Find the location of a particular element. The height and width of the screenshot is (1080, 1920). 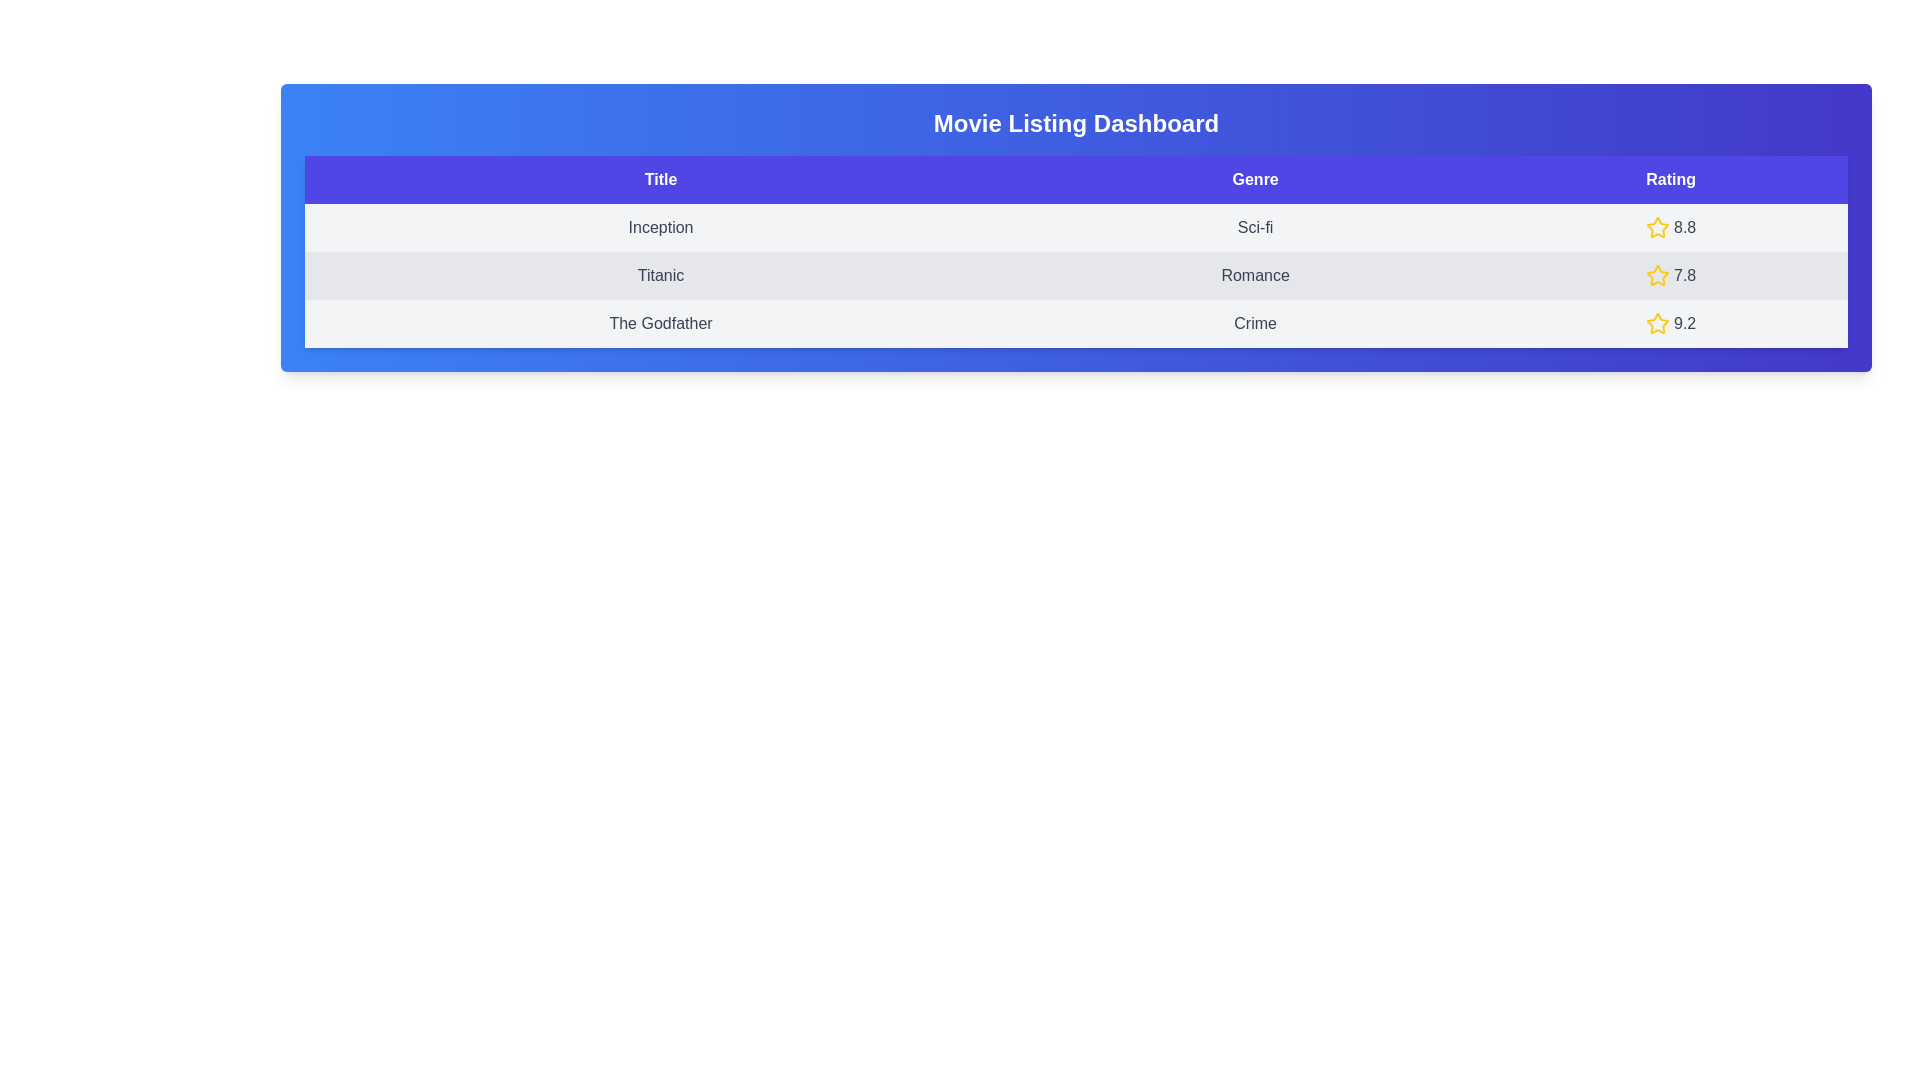

the star rating indicator icon, which is a five-pointed star outlined in yellow-orange, located in the second row of the table next to the numeric rating value '7.8' for the movie 'Titanic' is located at coordinates (1657, 276).